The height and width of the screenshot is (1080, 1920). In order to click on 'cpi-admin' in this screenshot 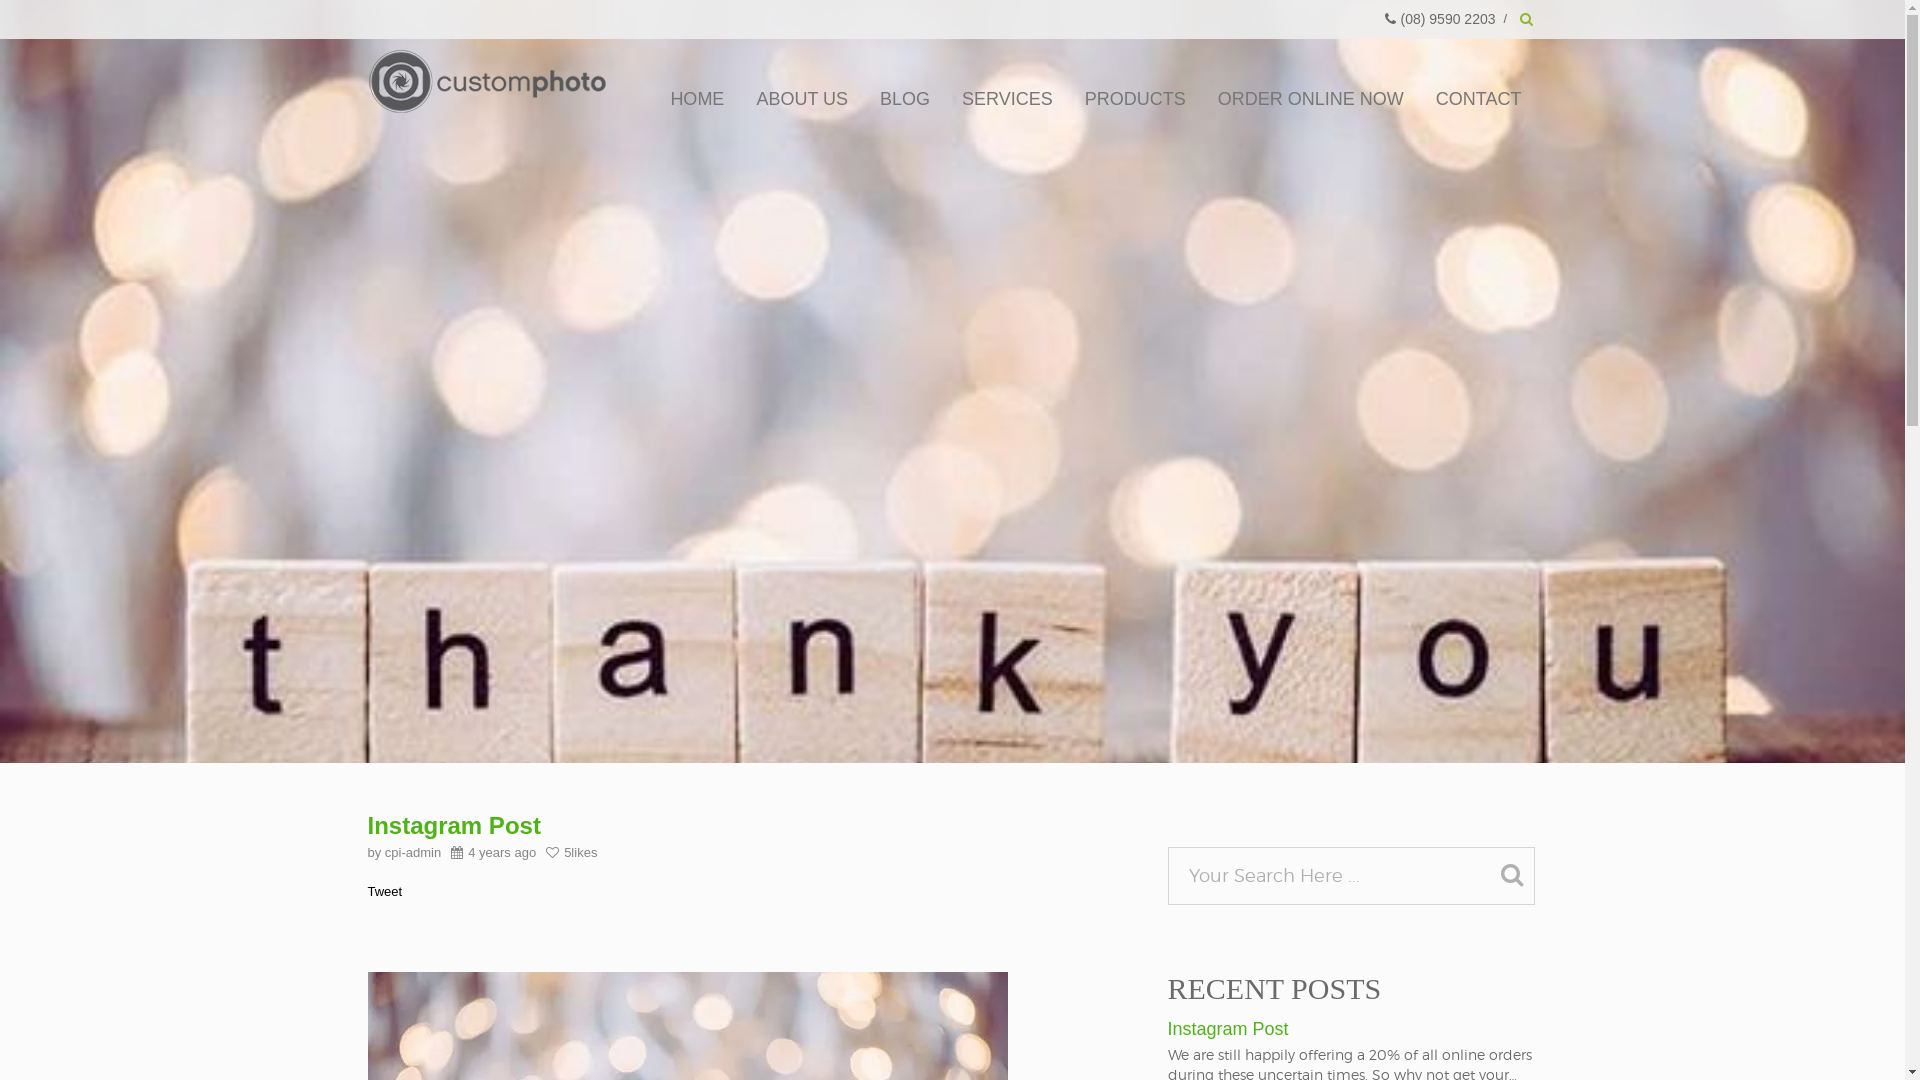, I will do `click(411, 852)`.